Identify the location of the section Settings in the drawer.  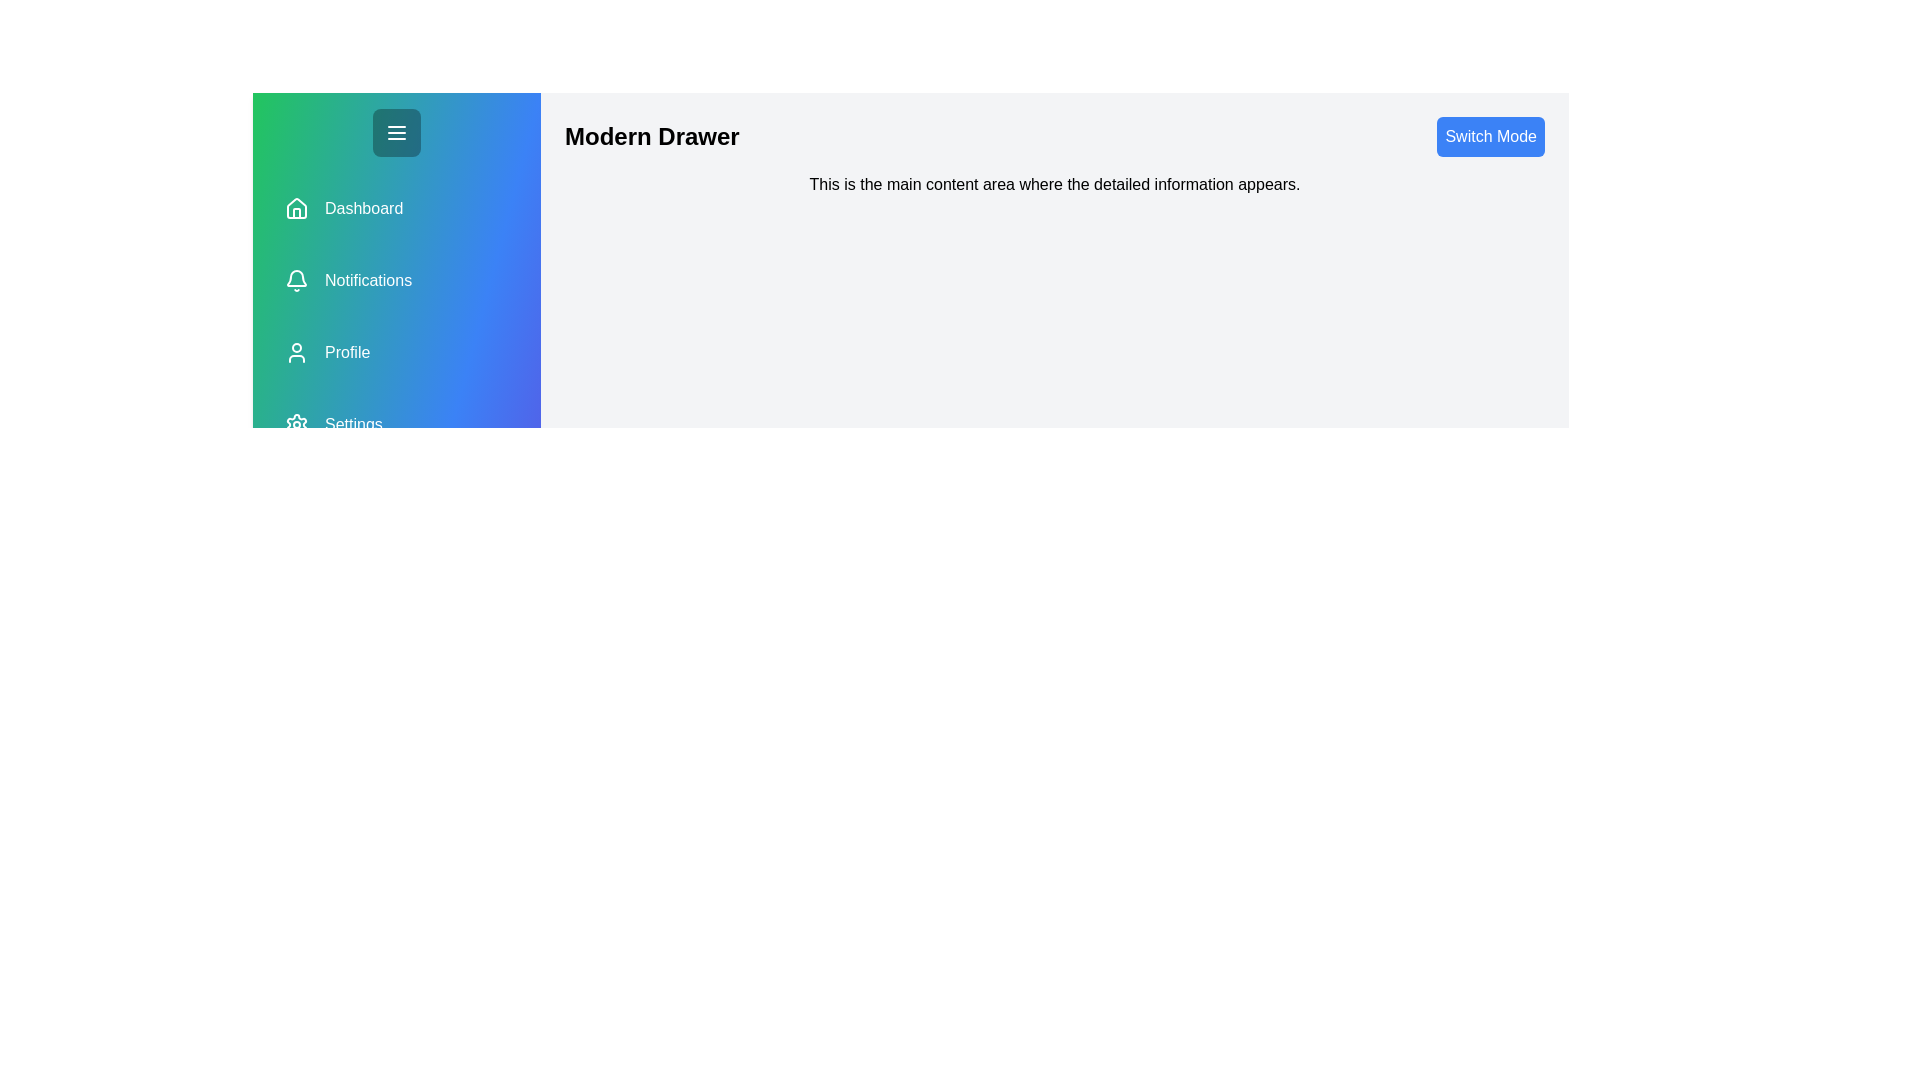
(397, 423).